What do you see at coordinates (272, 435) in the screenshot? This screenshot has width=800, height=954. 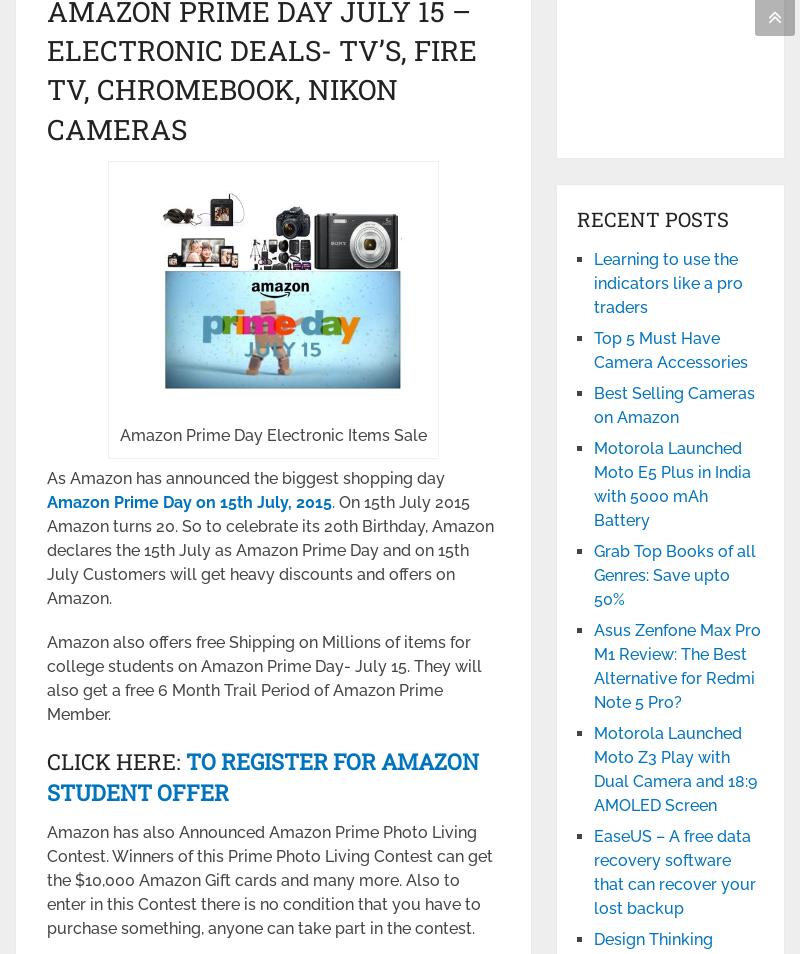 I see `'Amazon Prime Day Electronic Items Sale'` at bounding box center [272, 435].